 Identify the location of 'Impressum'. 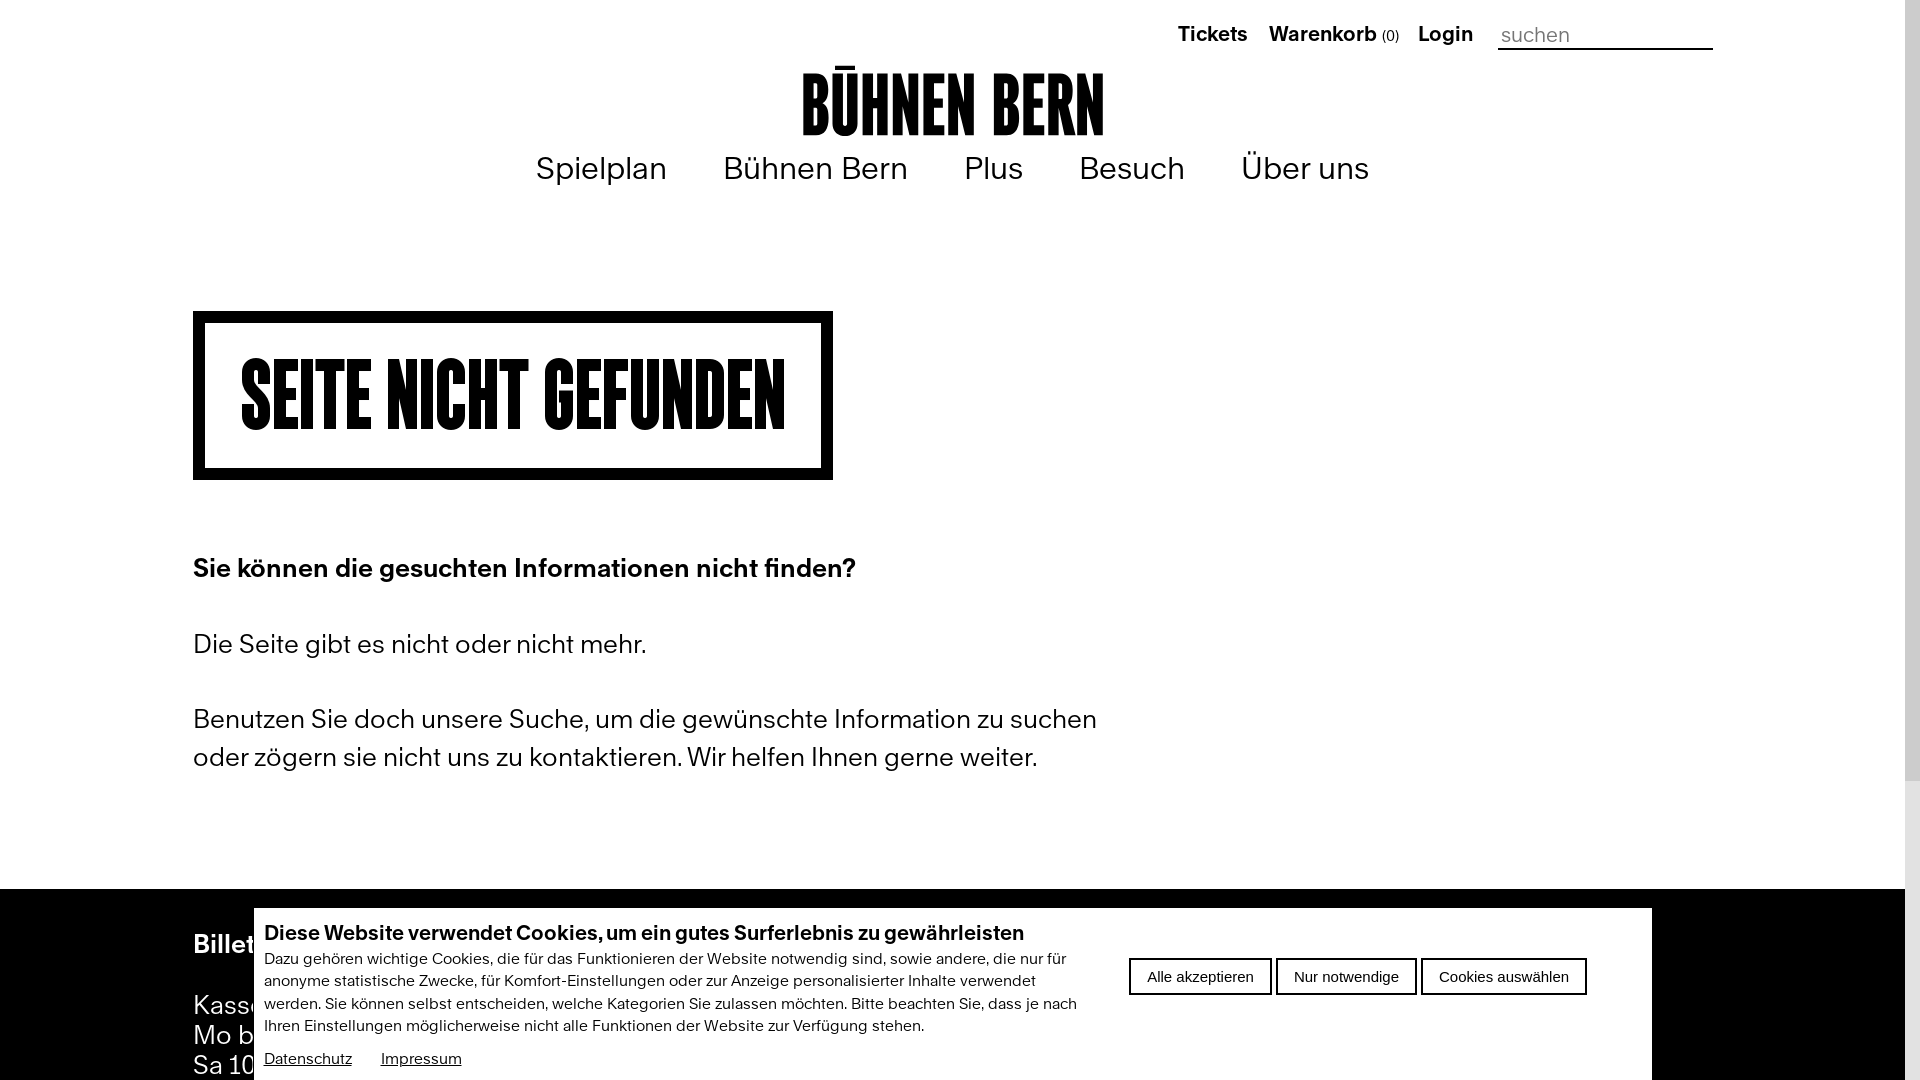
(419, 1058).